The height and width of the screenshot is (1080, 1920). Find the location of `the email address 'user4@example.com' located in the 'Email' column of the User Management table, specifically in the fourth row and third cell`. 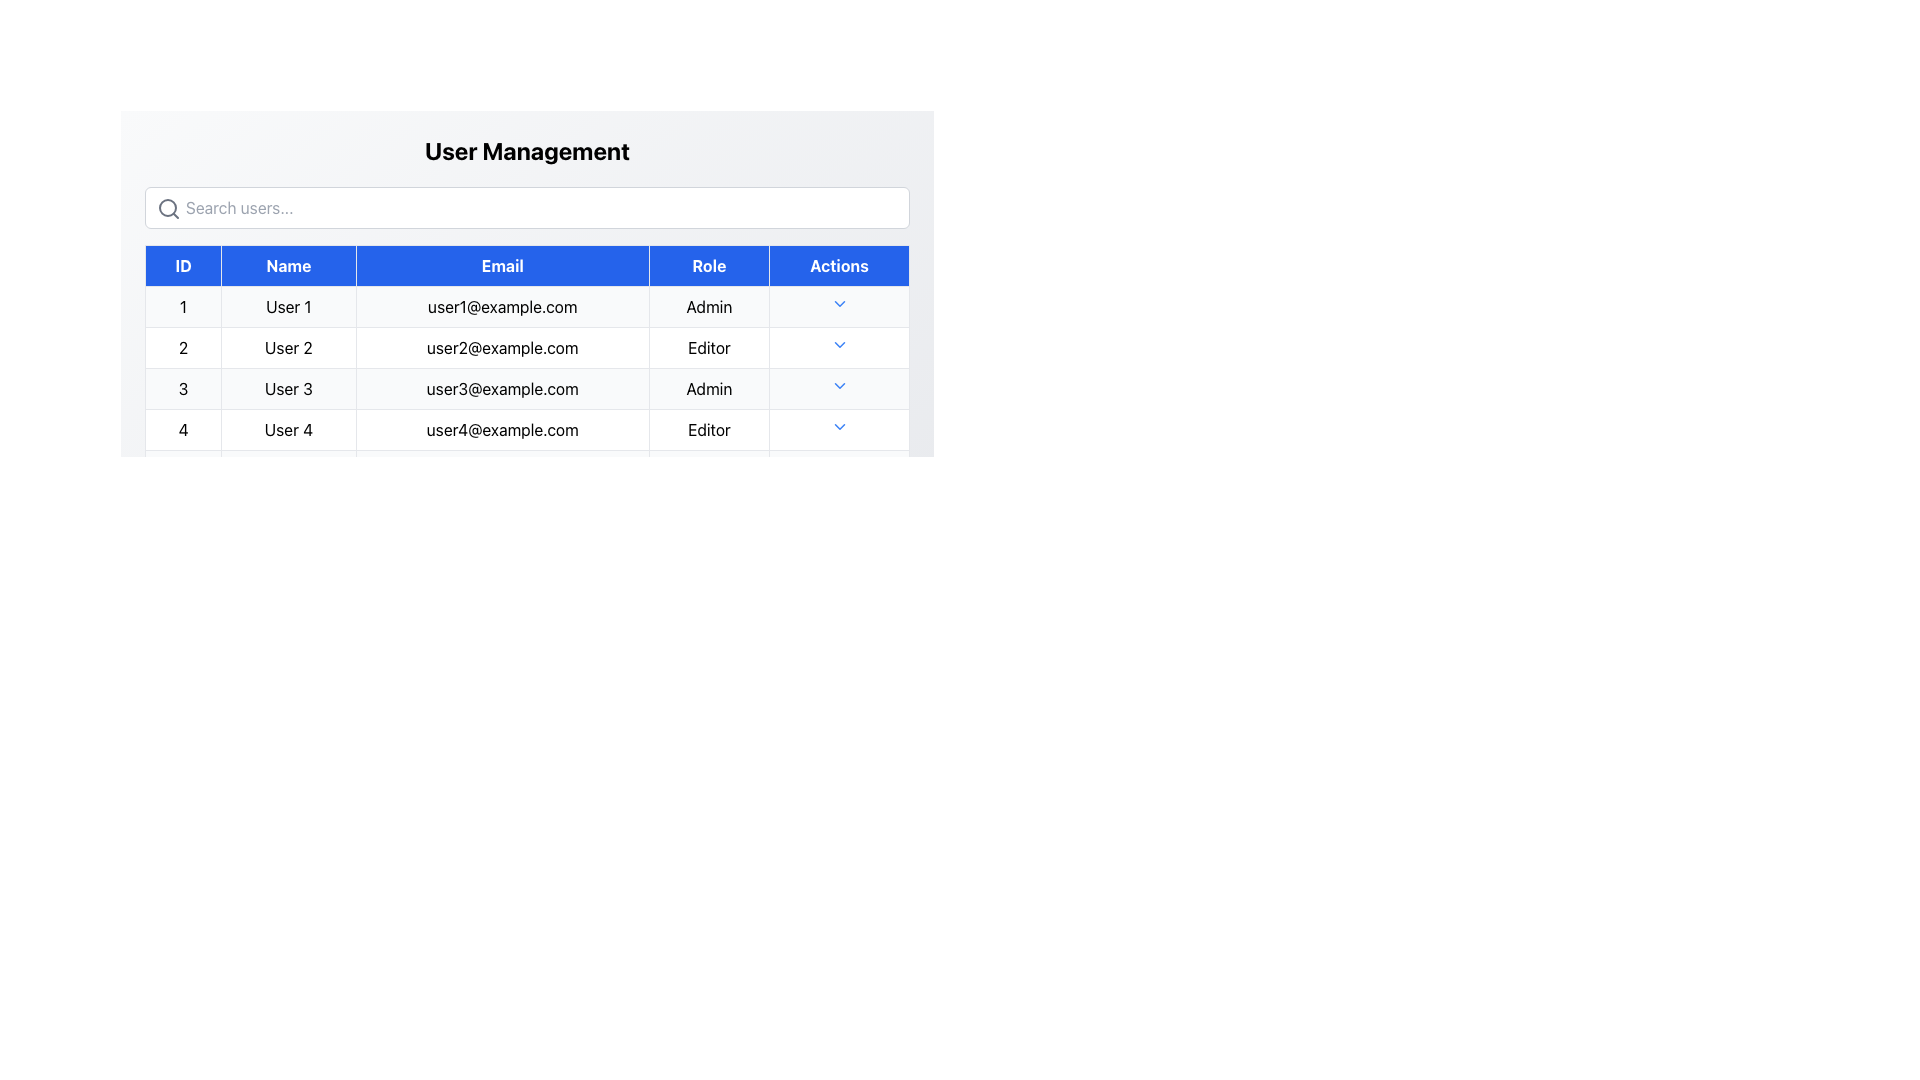

the email address 'user4@example.com' located in the 'Email' column of the User Management table, specifically in the fourth row and third cell is located at coordinates (502, 428).